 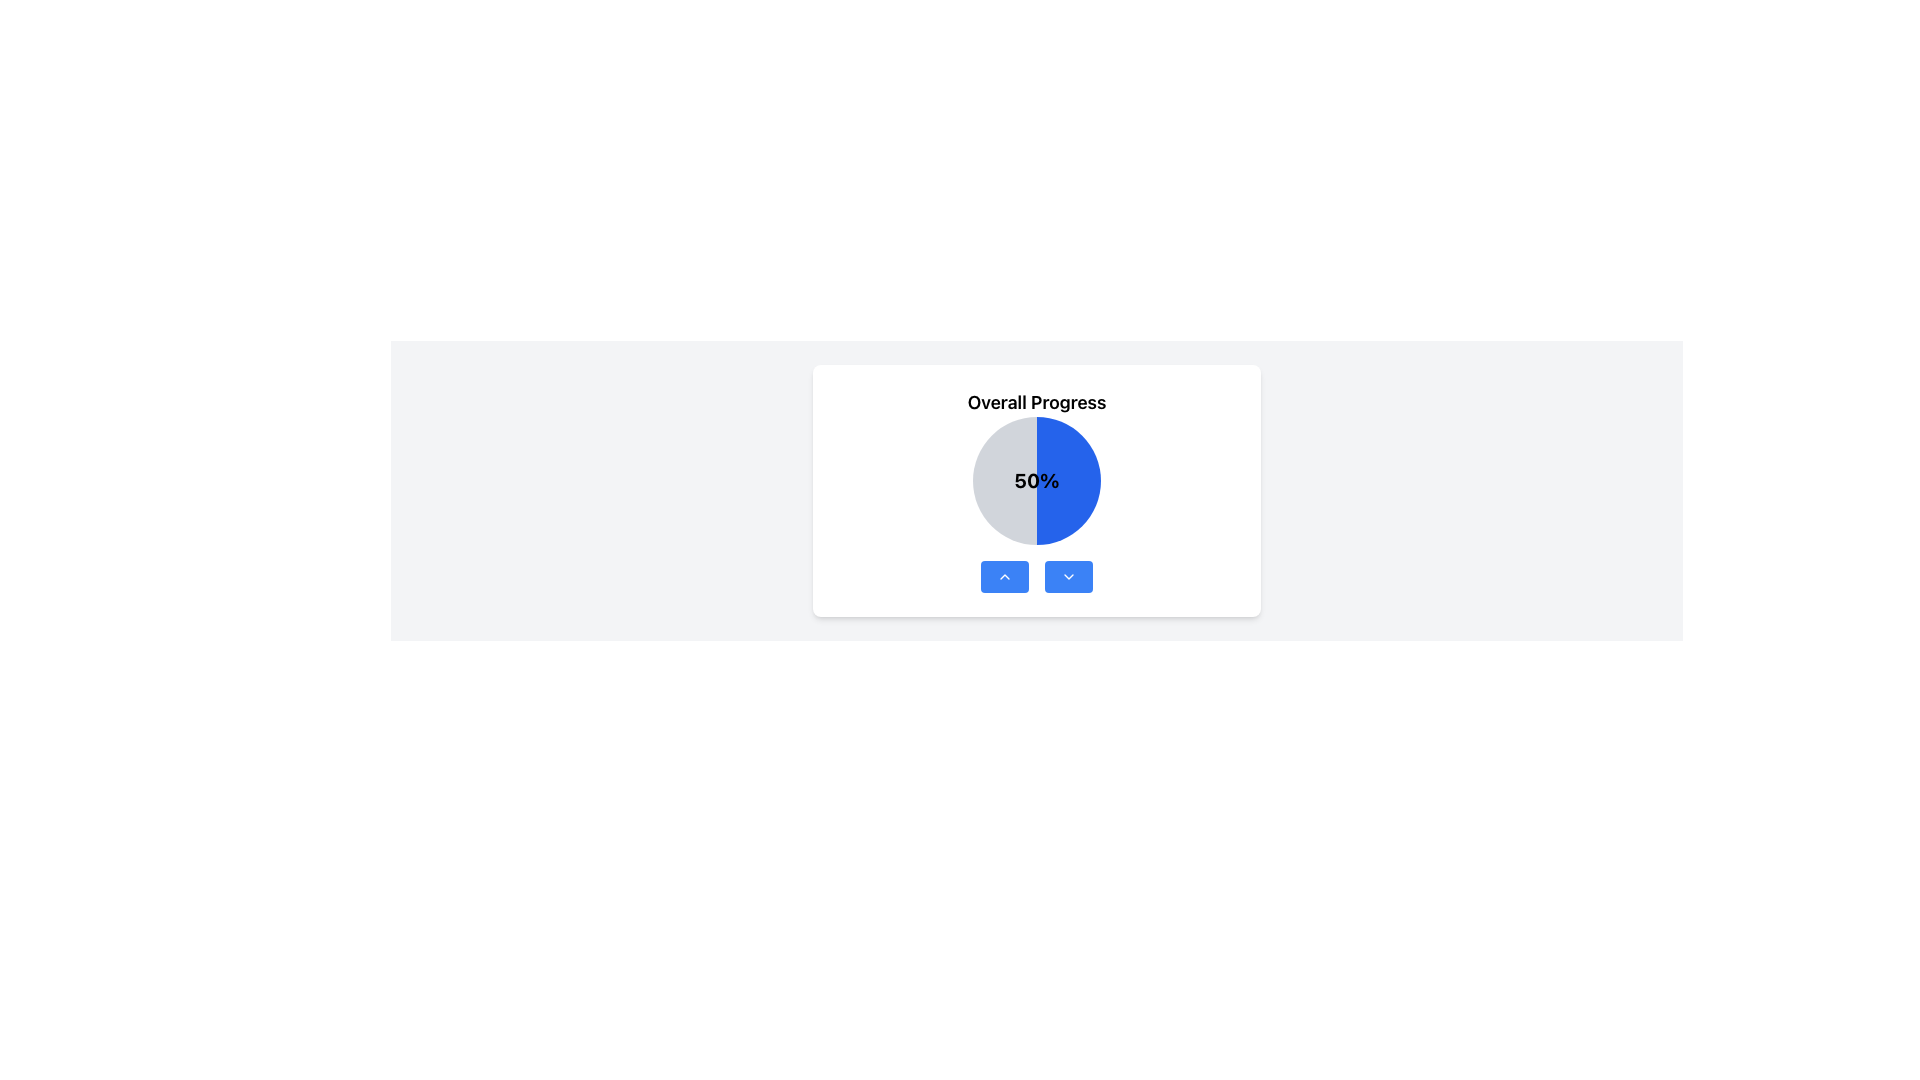 I want to click on the circular Progress Indicator displaying '50%' at its center, which is divided into blue and gray segments and located below the 'Overall Progress' label, so click(x=1036, y=481).